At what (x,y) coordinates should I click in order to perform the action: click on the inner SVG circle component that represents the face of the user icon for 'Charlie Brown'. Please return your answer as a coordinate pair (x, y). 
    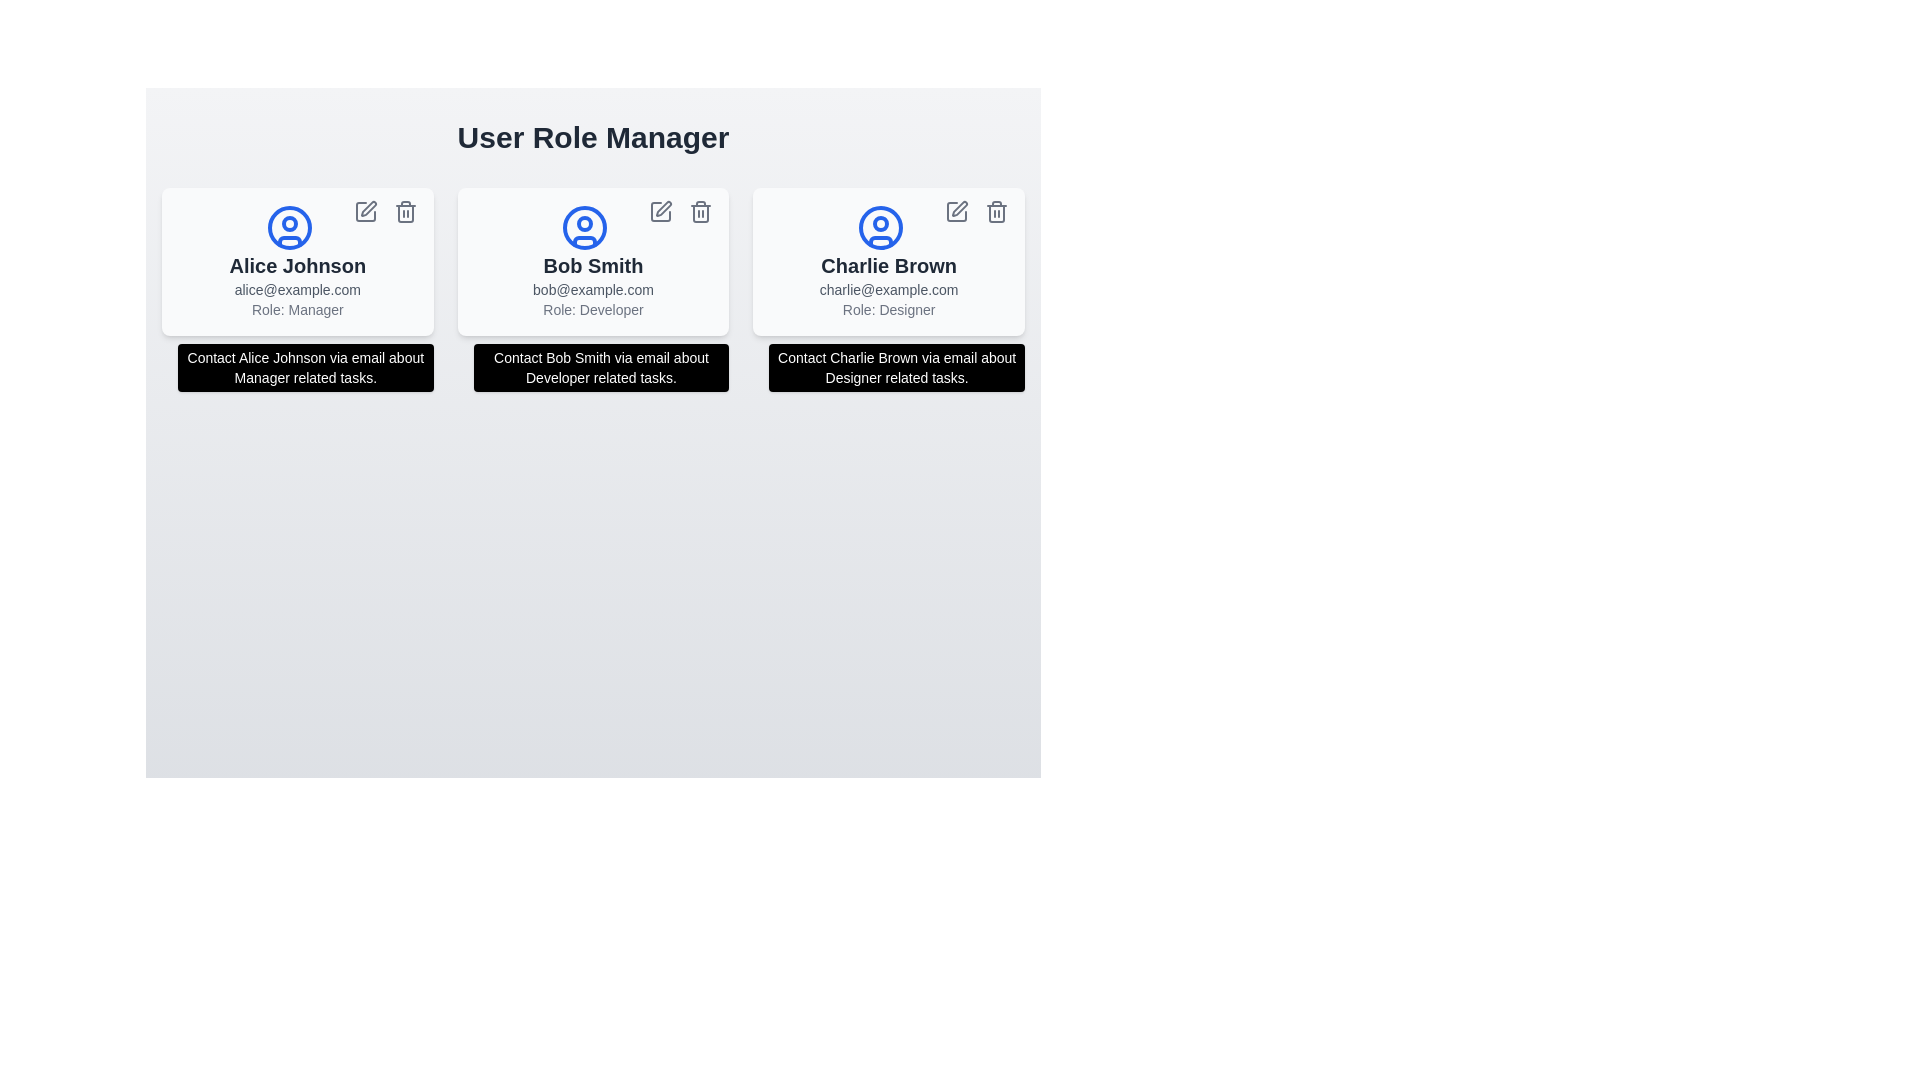
    Looking at the image, I should click on (880, 223).